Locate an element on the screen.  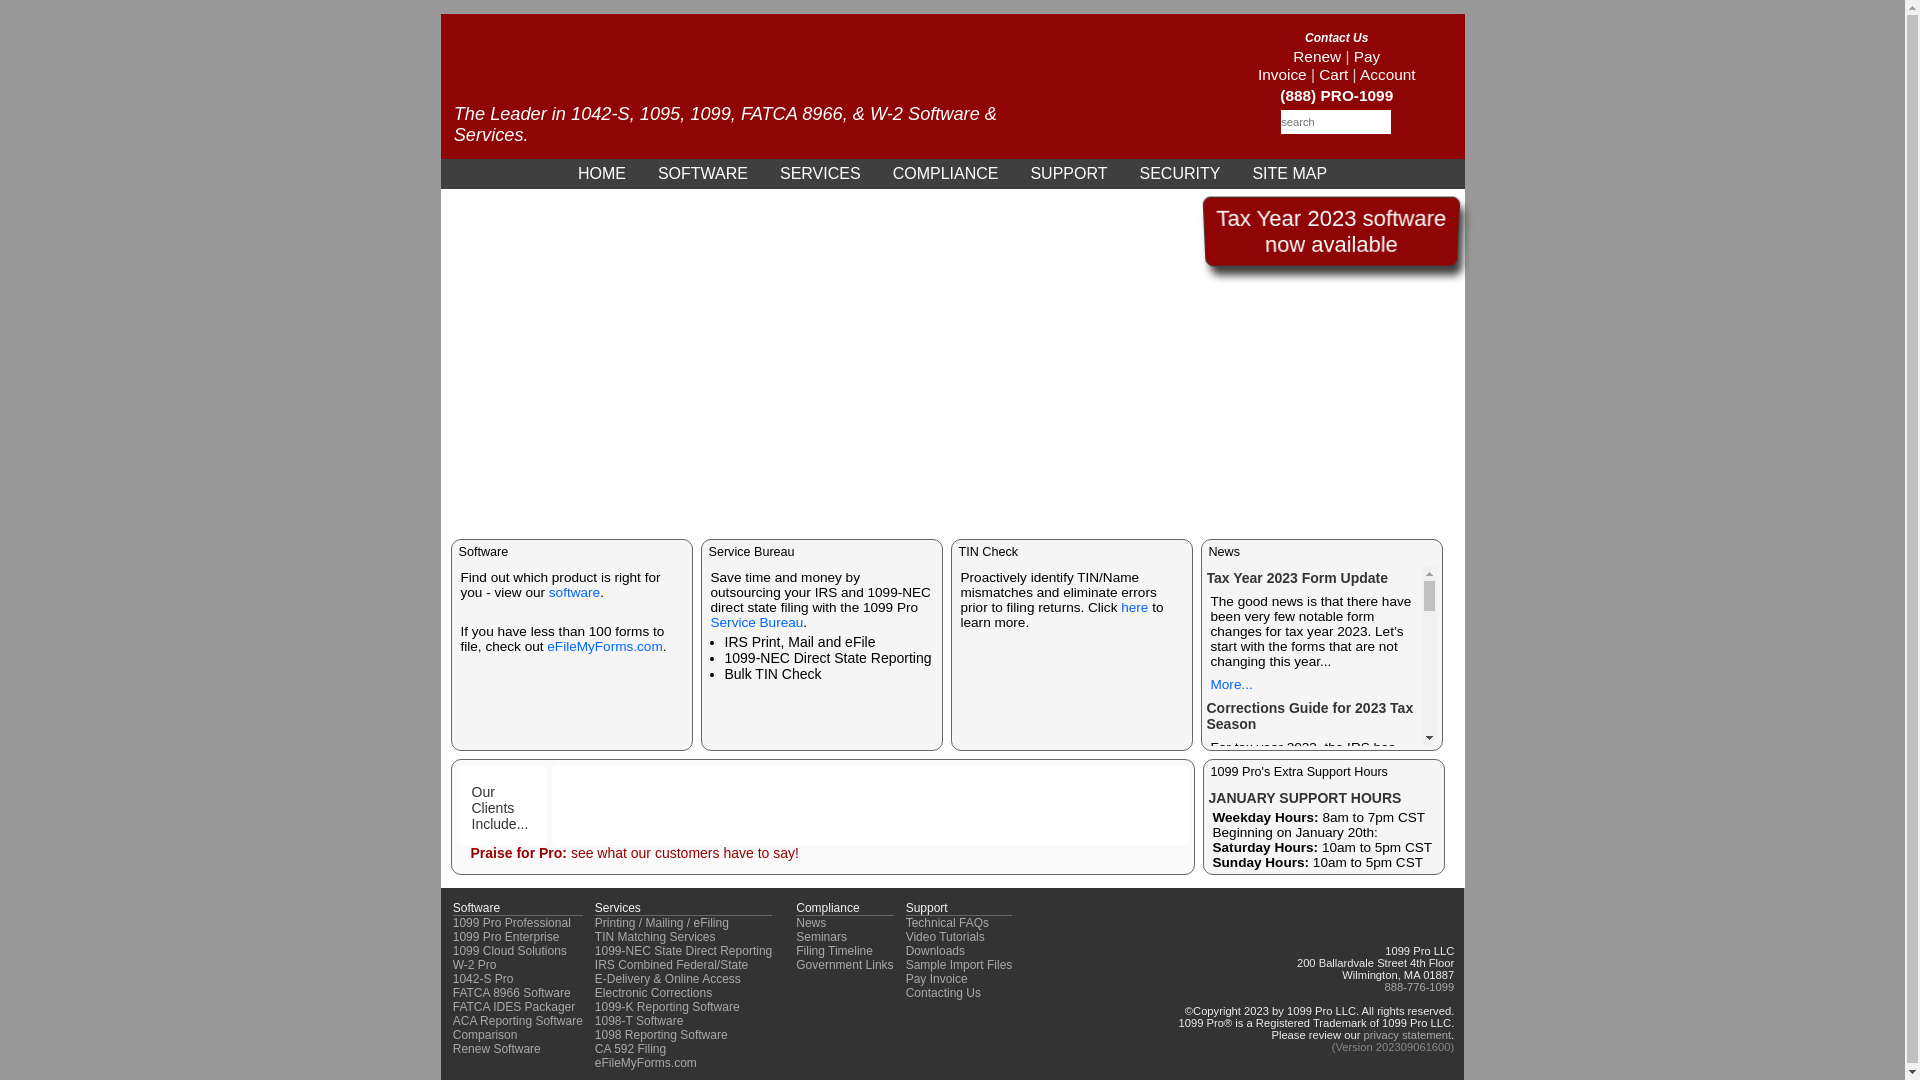
'Printing / Mailing / eFiling' is located at coordinates (594, 922).